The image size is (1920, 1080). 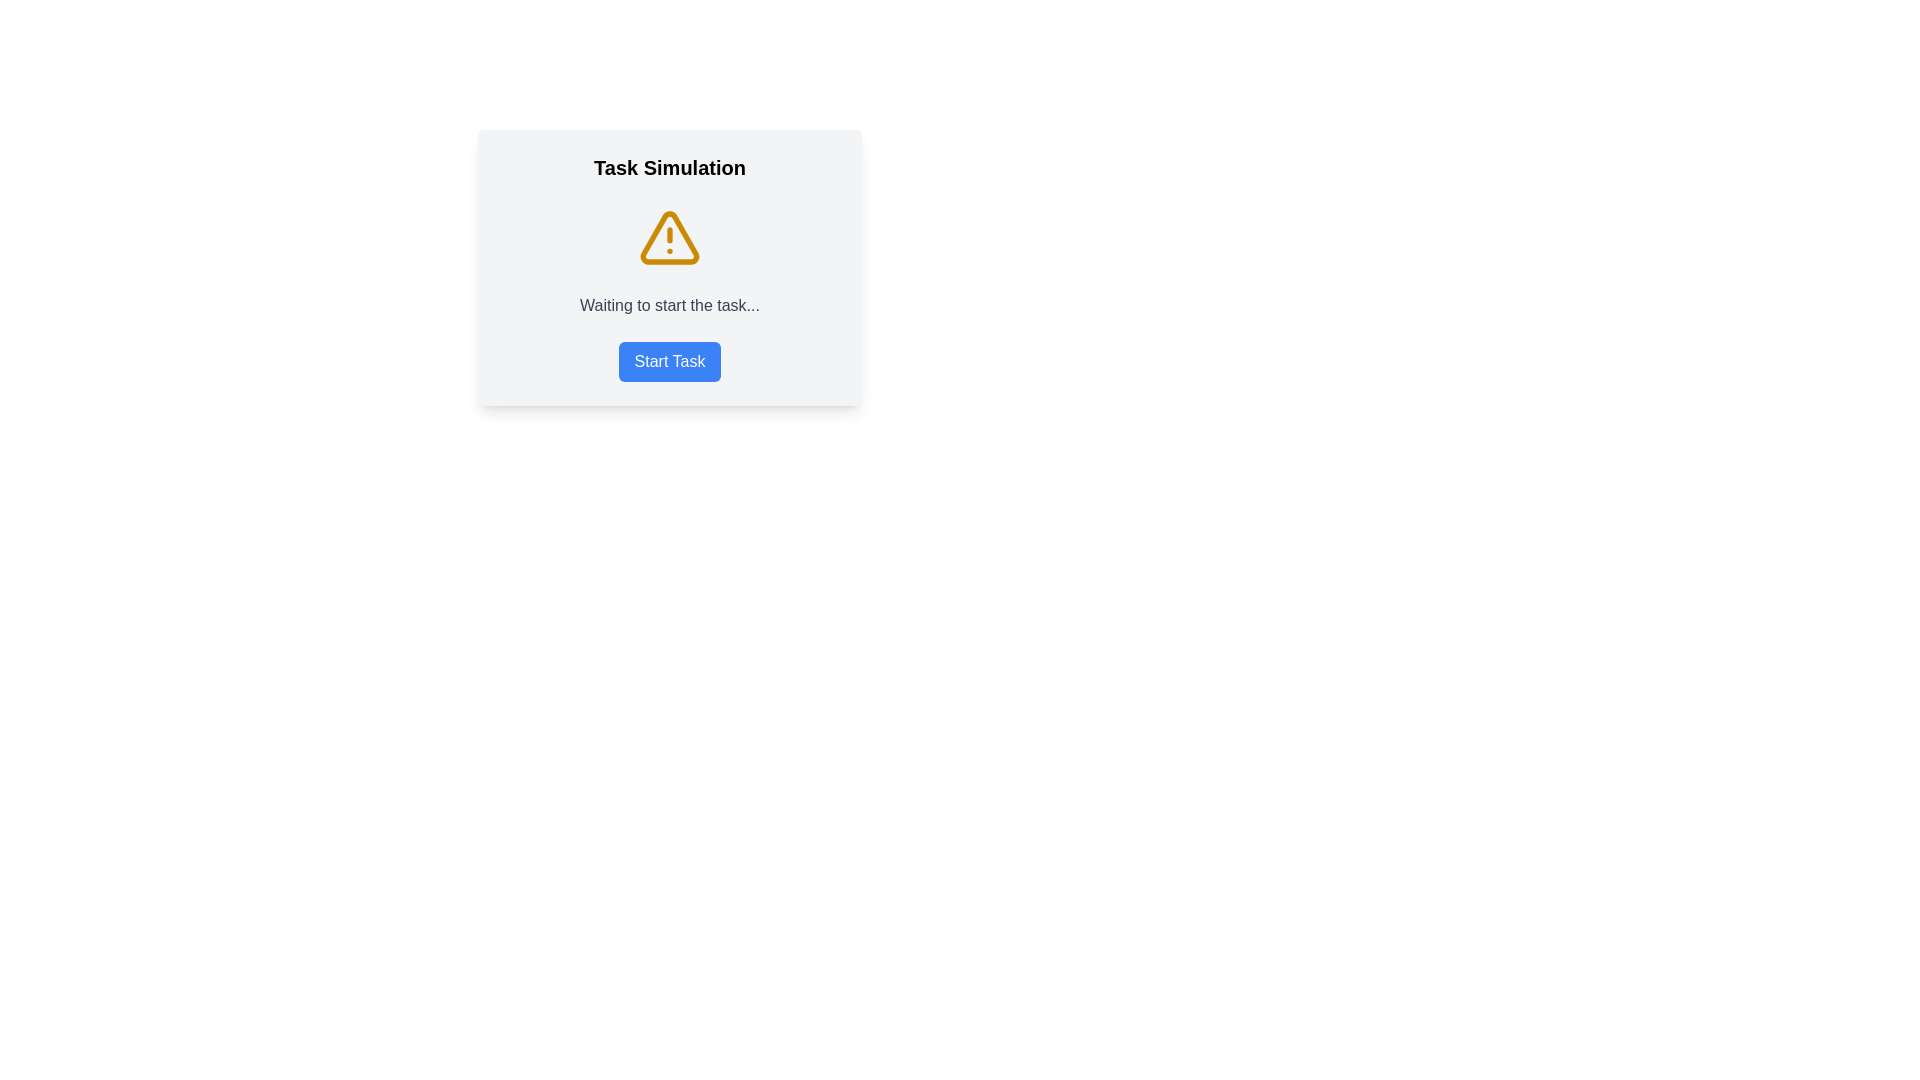 I want to click on the warning or alert icon located centrally within the 'Task Simulation' card, which has a header and description below it, so click(x=670, y=237).